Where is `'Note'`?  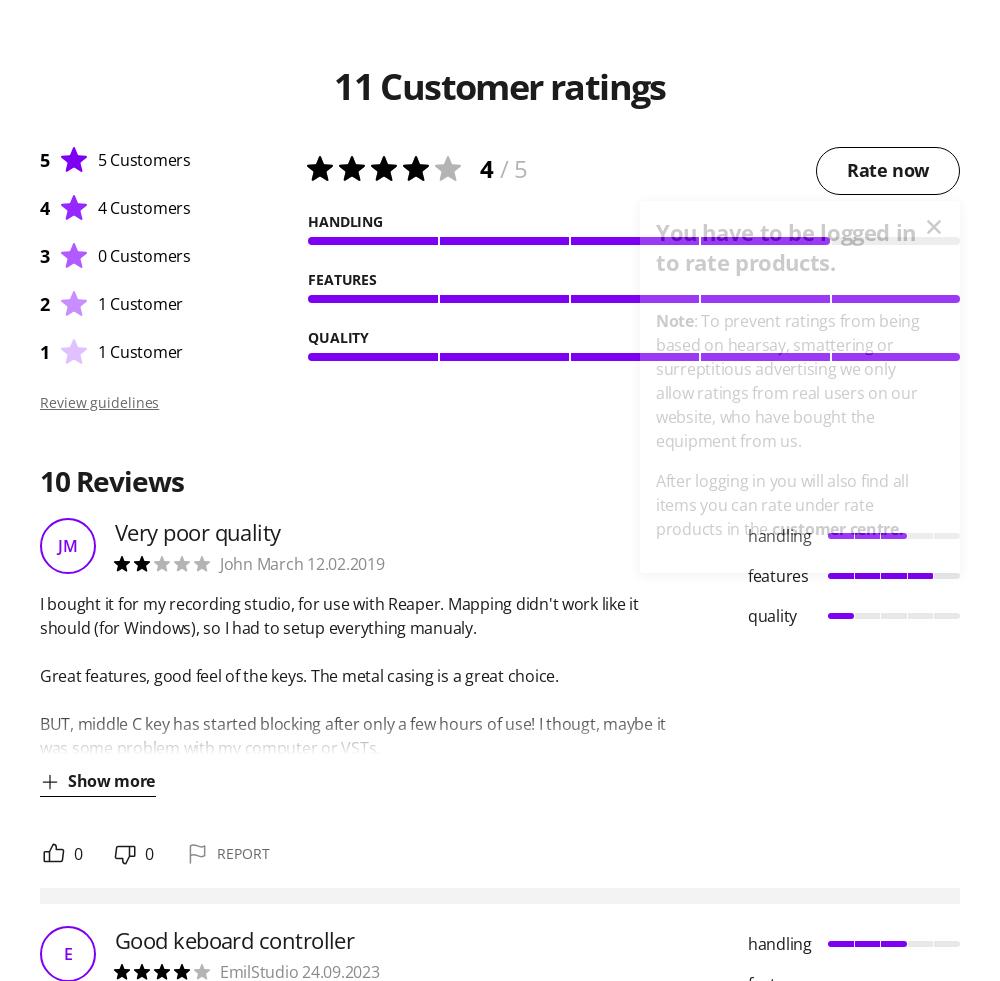
'Note' is located at coordinates (674, 319).